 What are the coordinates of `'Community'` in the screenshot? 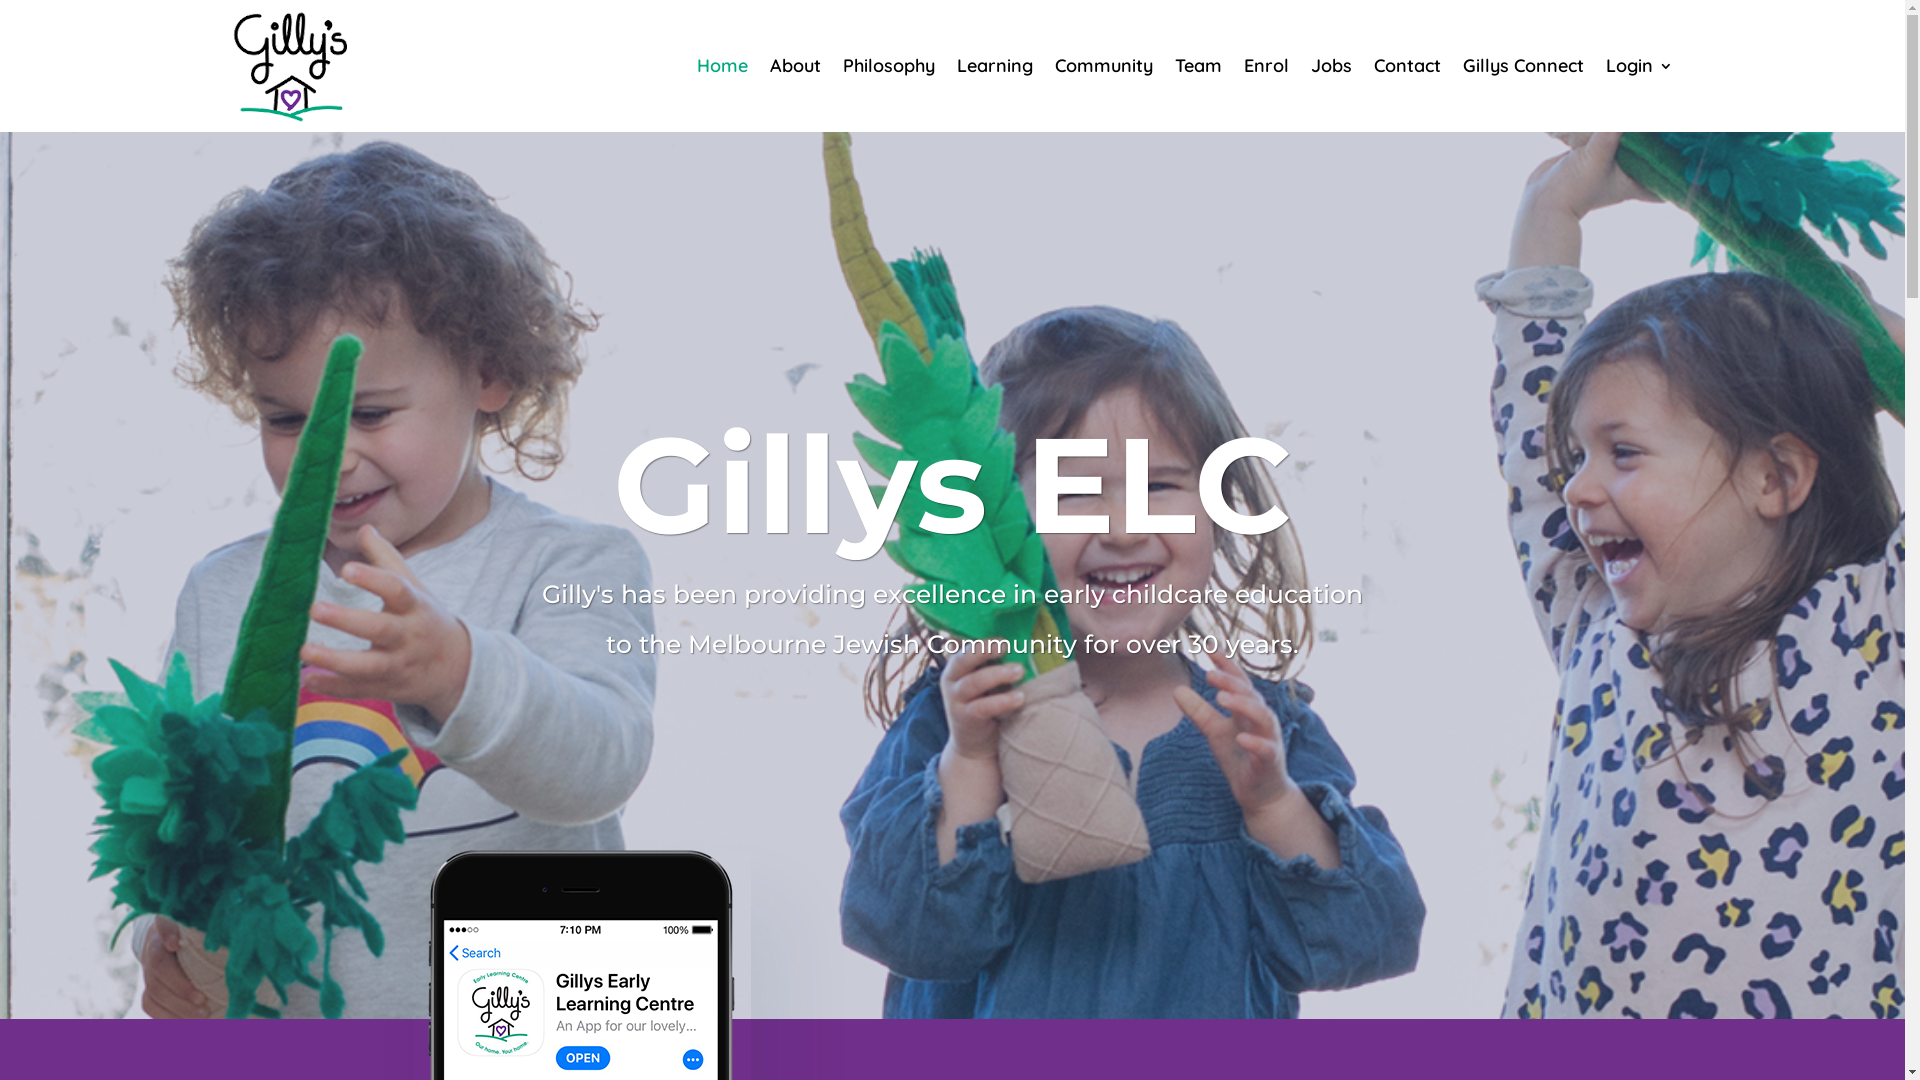 It's located at (1102, 64).